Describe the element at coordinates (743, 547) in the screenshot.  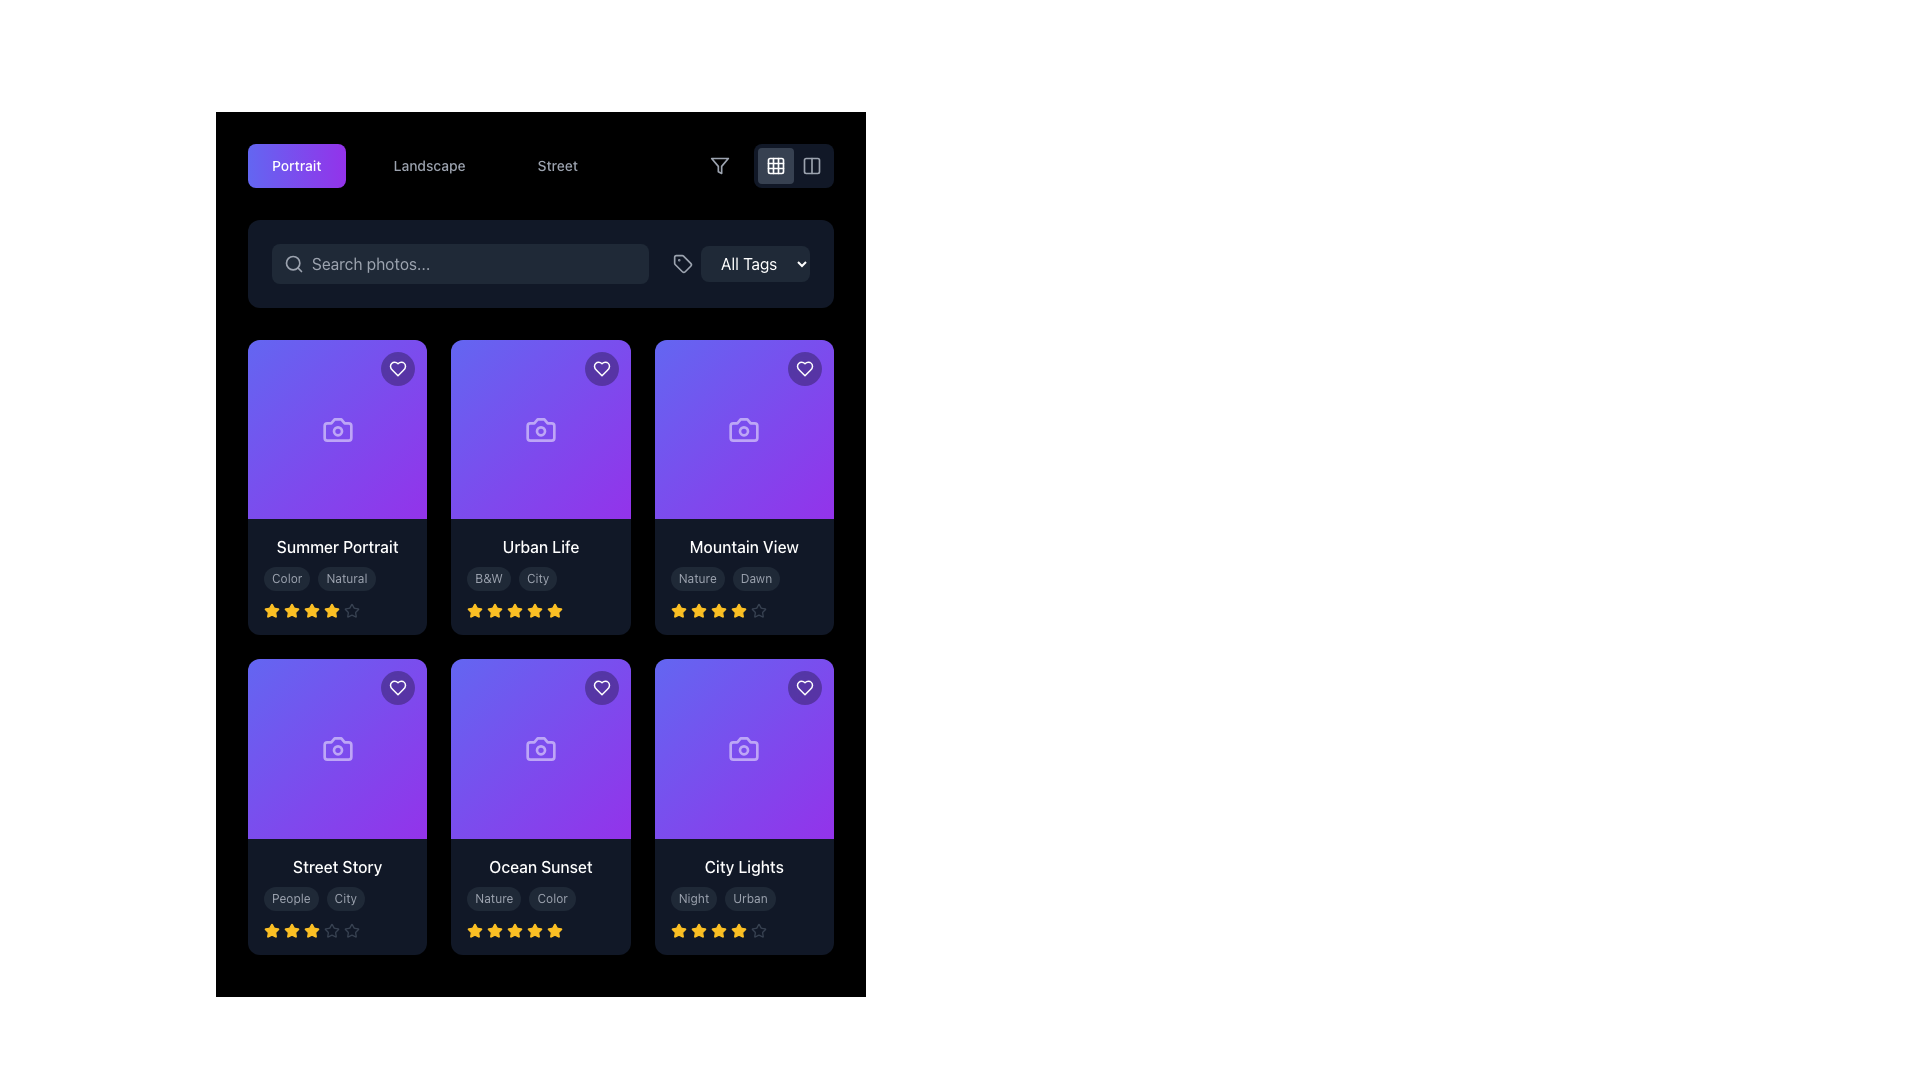
I see `the text element displaying the title 'Mountain View', which is styled in white text on a dark background, located in the third card from the left in the top row of a grid layout` at that location.